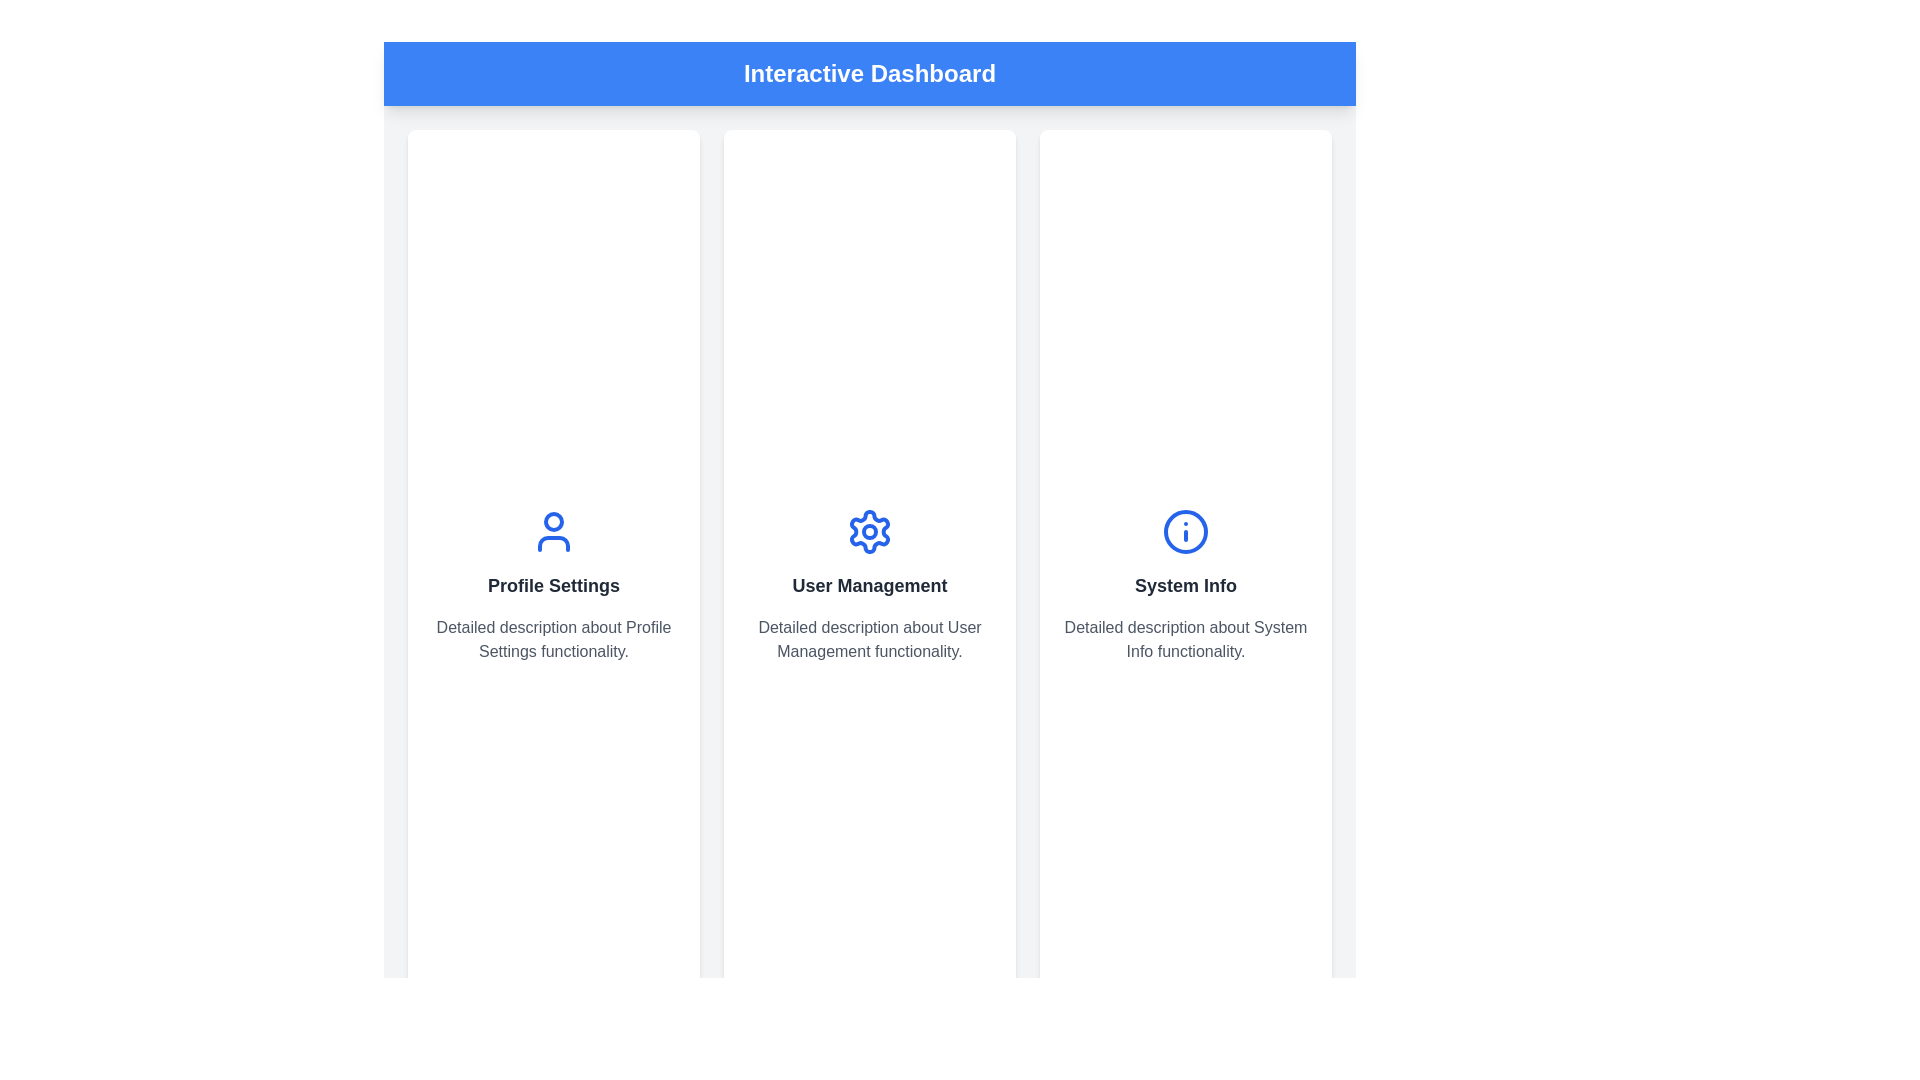  I want to click on the text label located centrally within the third card of a three-column layout, positioned below a circular blue icon, to trigger additional effects, so click(1185, 585).